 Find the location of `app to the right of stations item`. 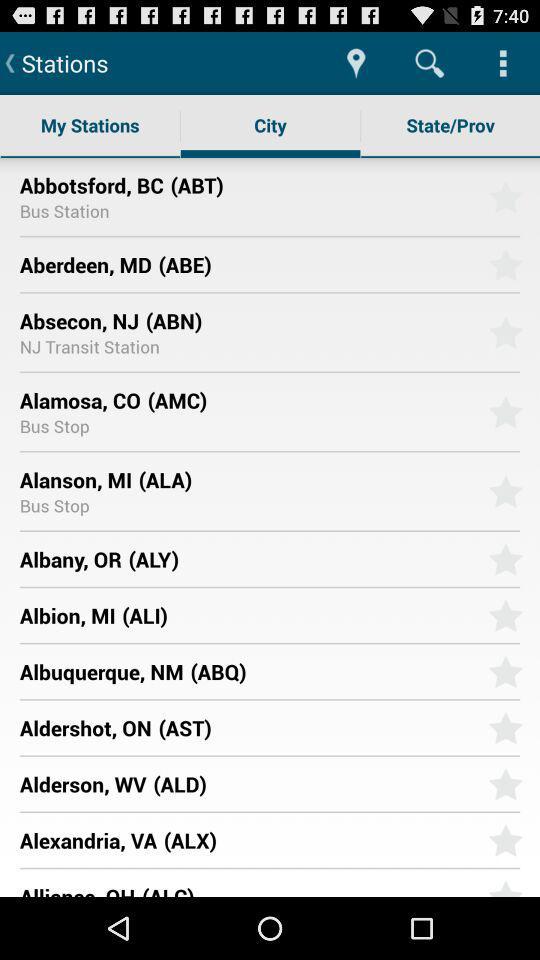

app to the right of stations item is located at coordinates (355, 62).